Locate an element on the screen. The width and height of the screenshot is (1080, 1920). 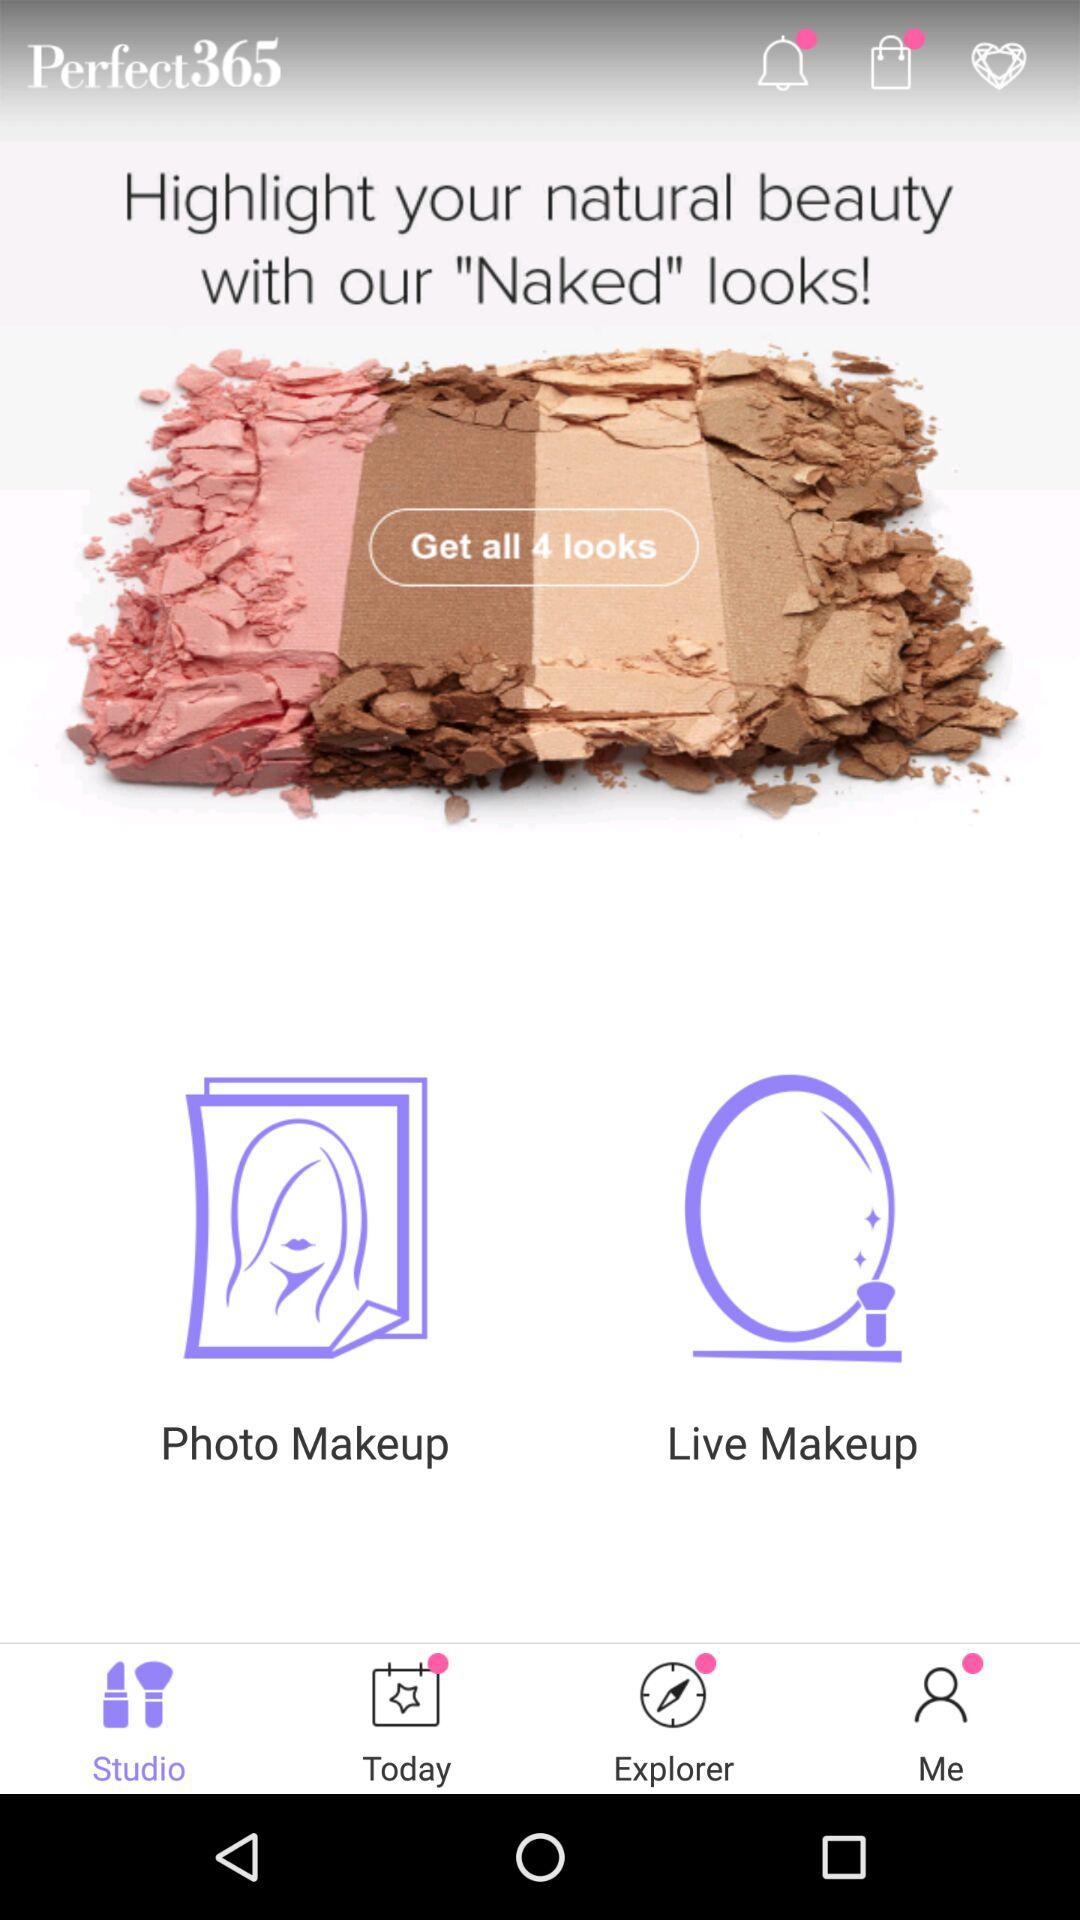
the favorite icon is located at coordinates (998, 67).